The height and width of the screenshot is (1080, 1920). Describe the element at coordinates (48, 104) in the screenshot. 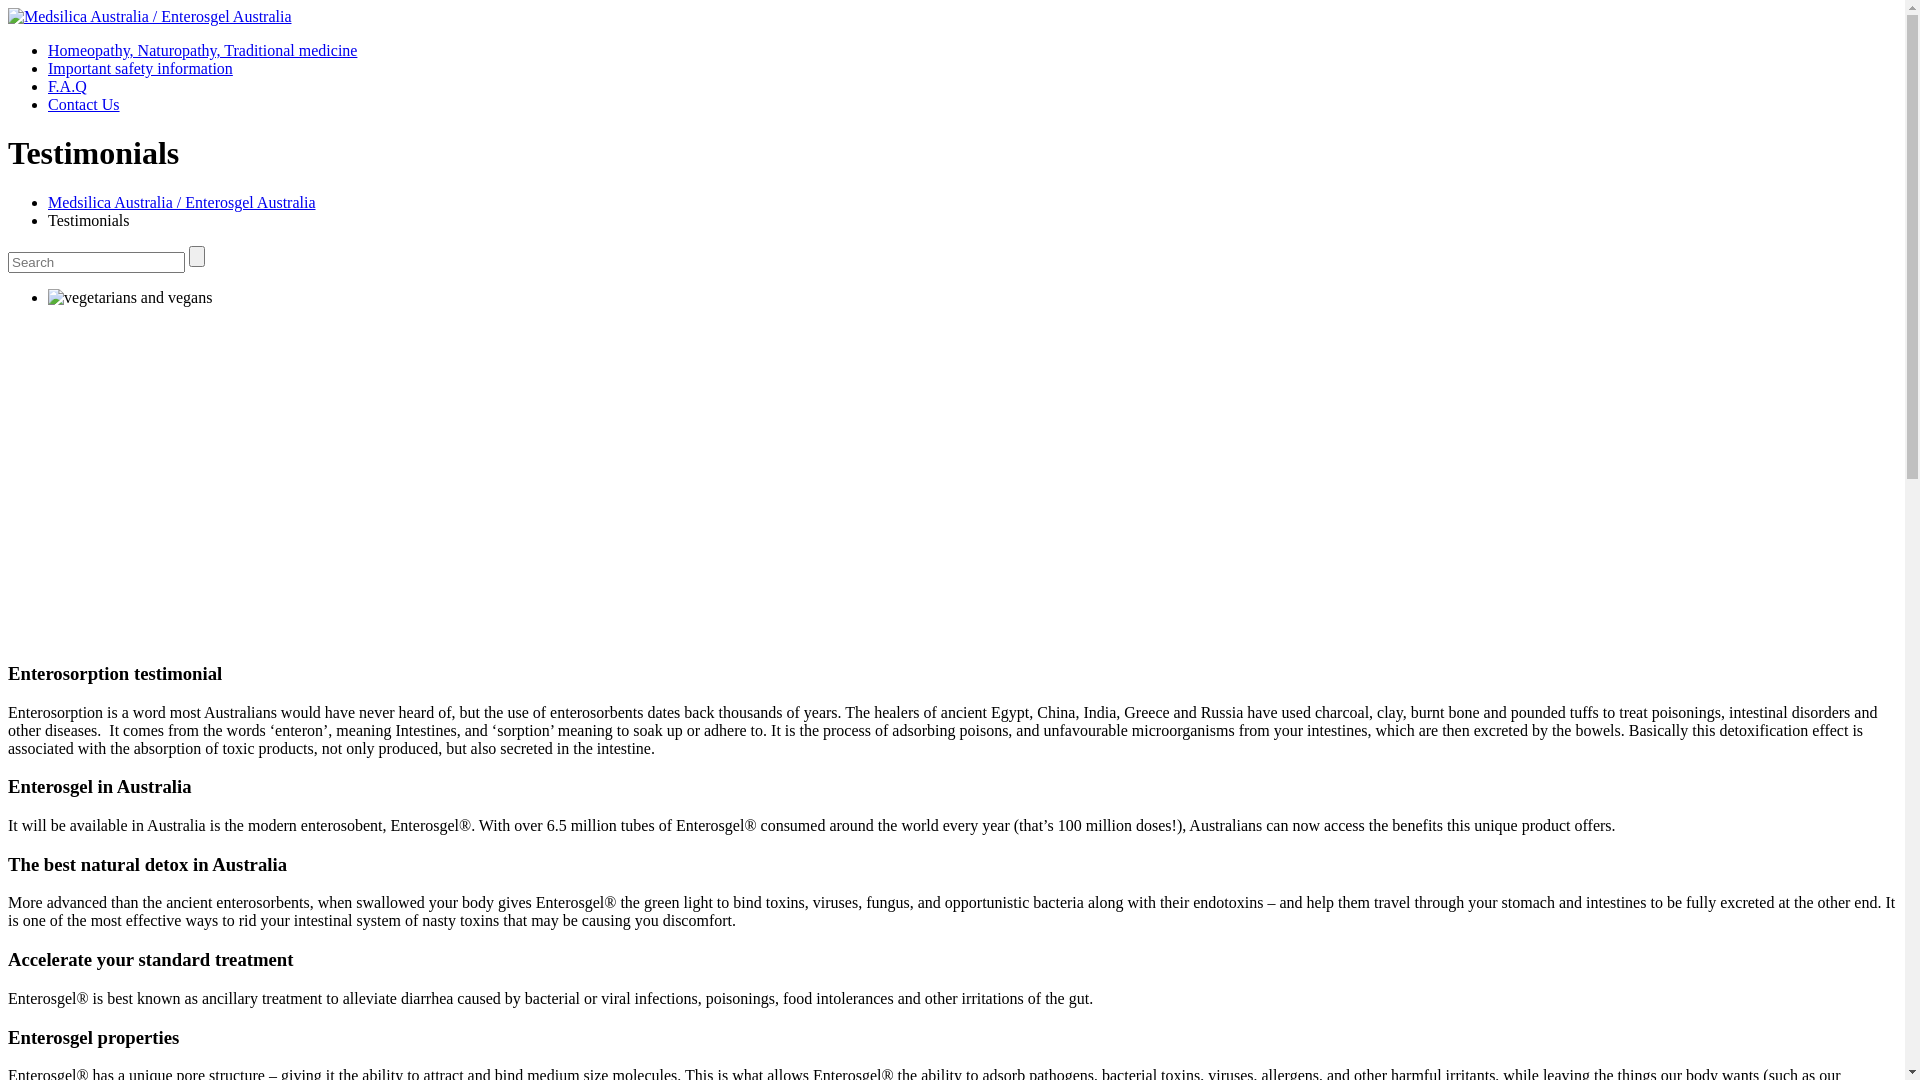

I see `'Contact Us'` at that location.